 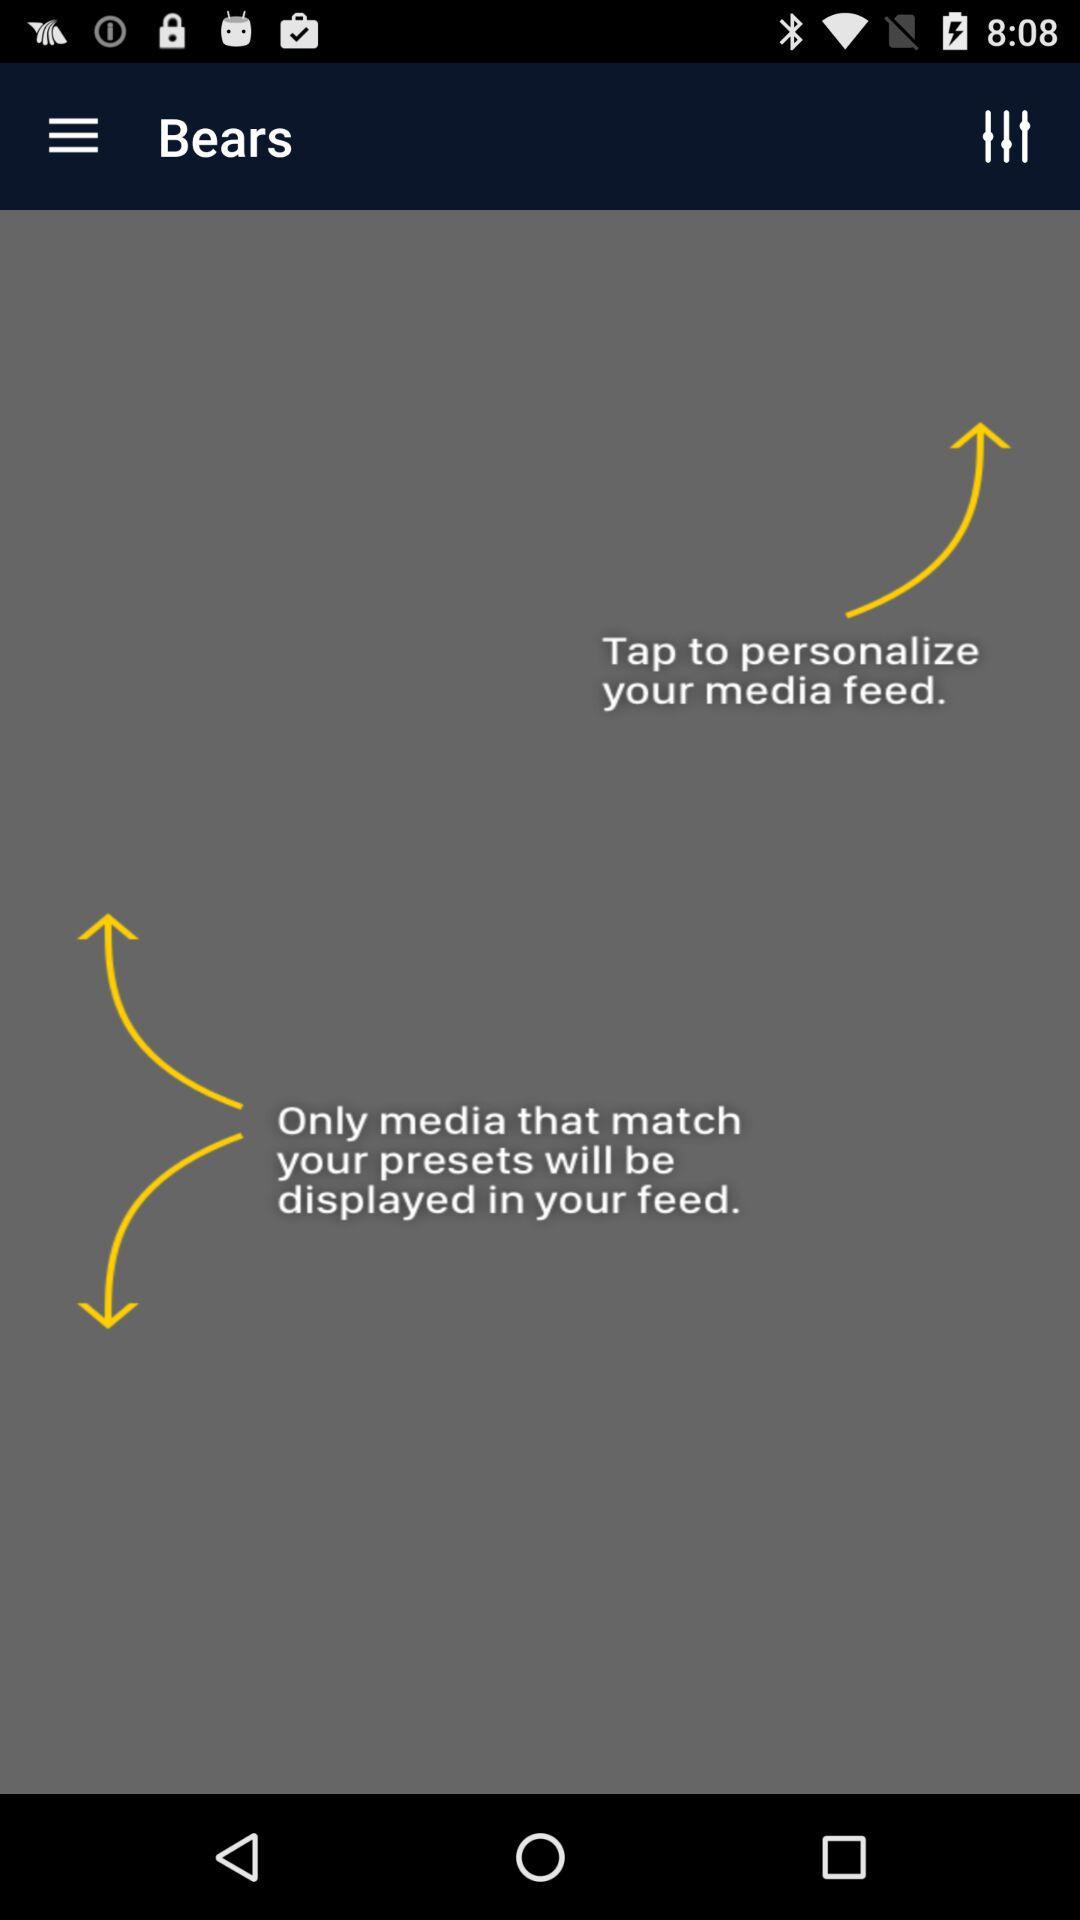 I want to click on the icon next to bears app, so click(x=72, y=135).